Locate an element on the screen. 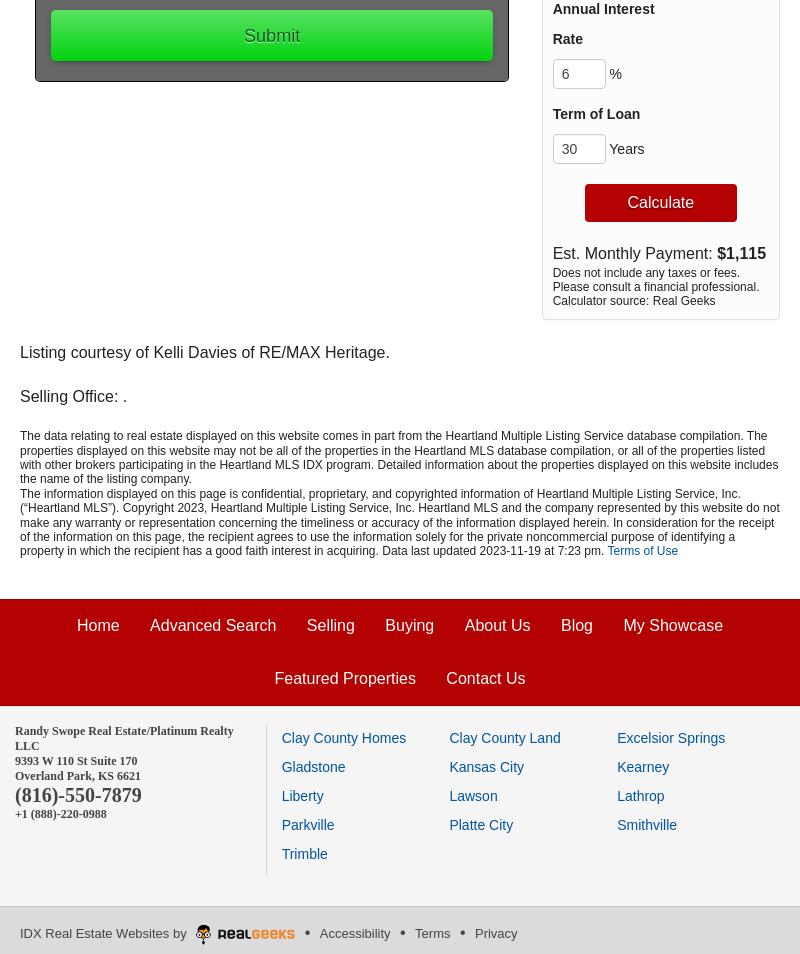 This screenshot has height=954, width=800. '%' is located at coordinates (604, 71).